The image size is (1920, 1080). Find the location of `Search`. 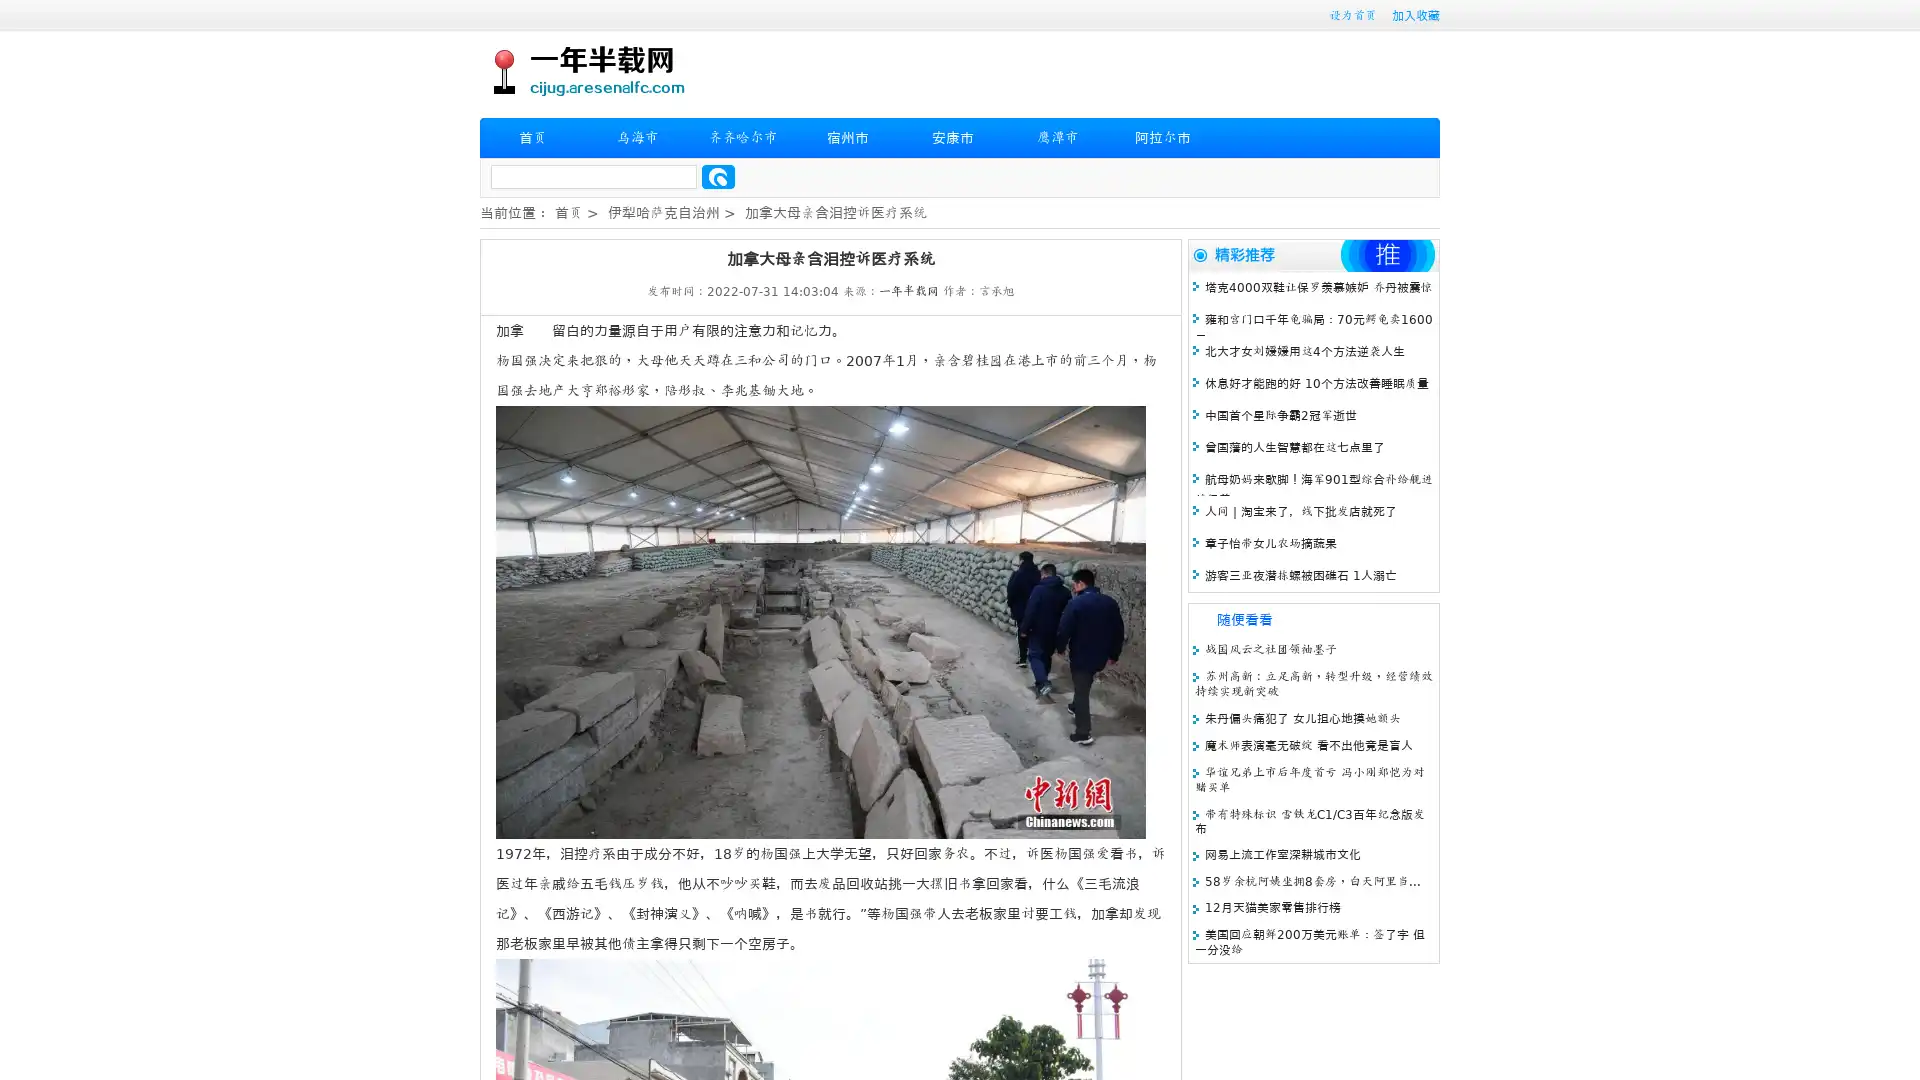

Search is located at coordinates (718, 176).